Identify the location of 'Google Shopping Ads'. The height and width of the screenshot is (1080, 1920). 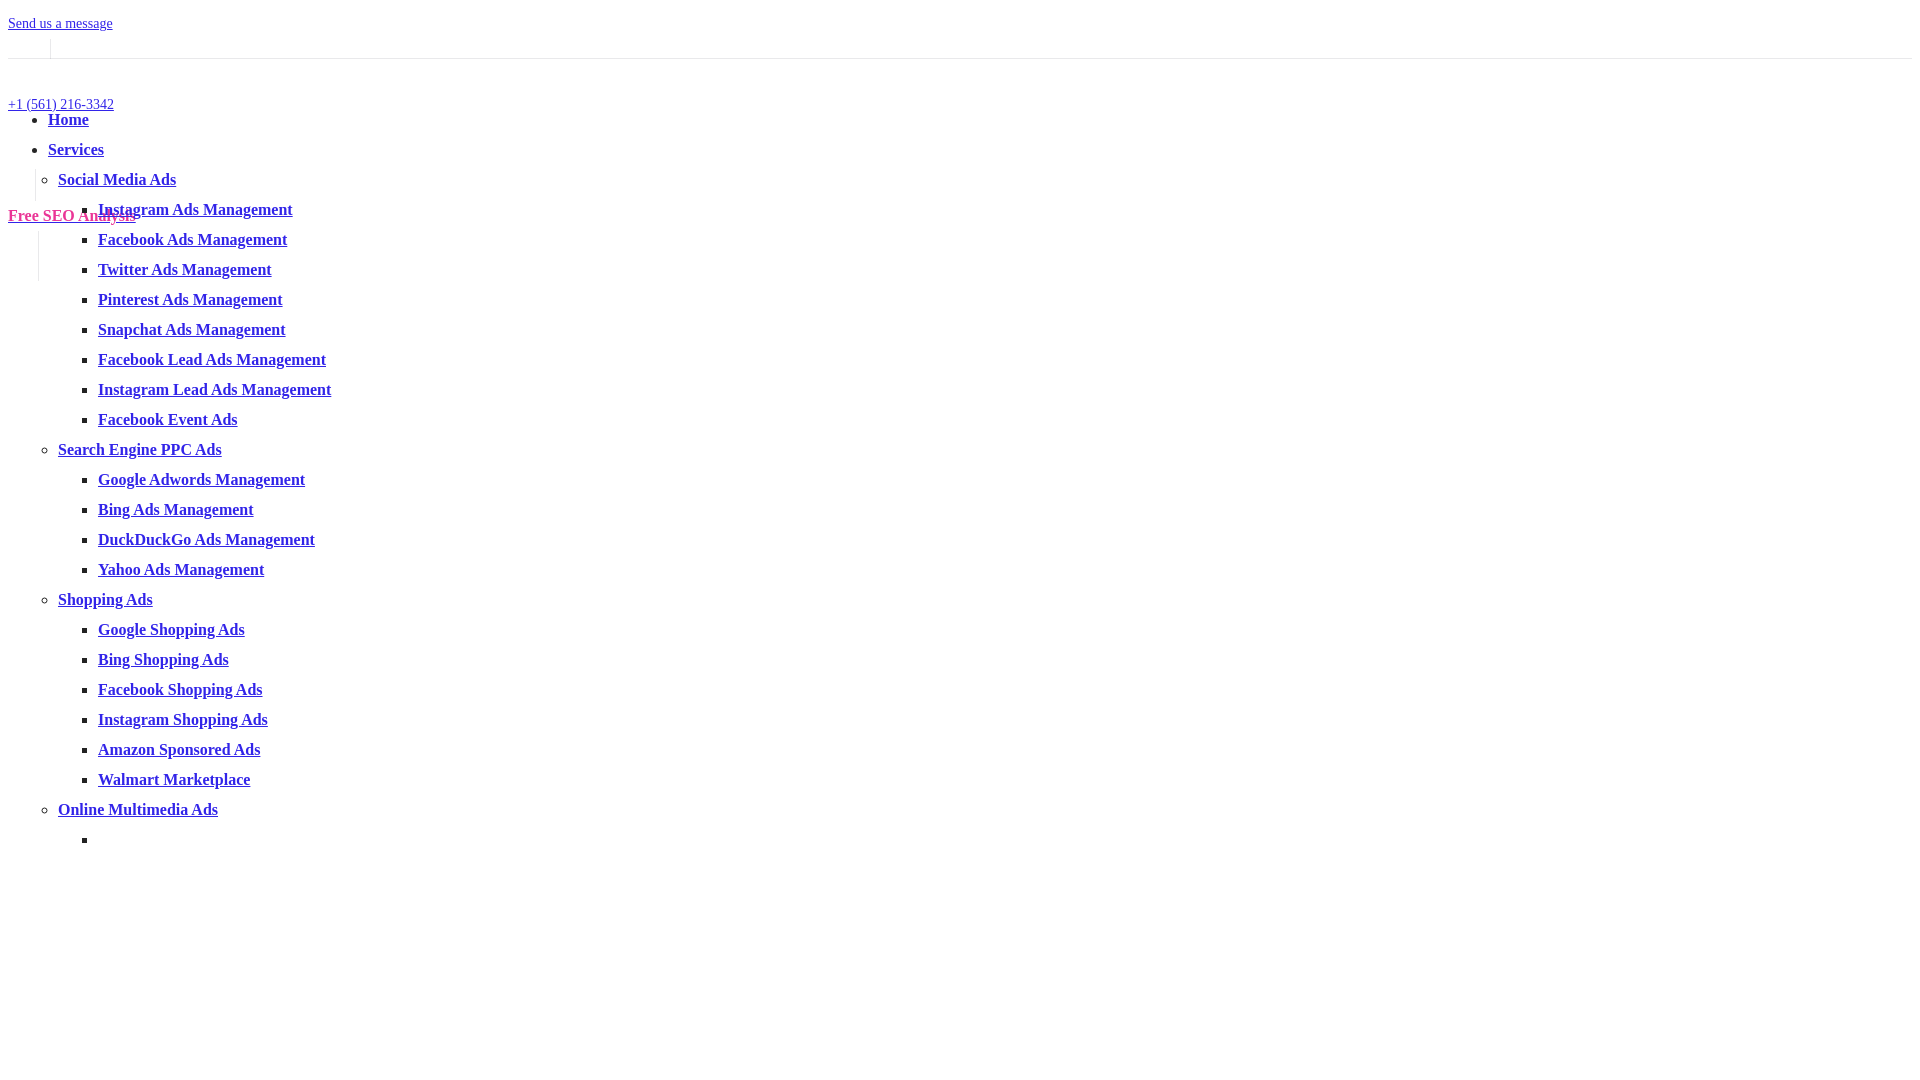
(171, 628).